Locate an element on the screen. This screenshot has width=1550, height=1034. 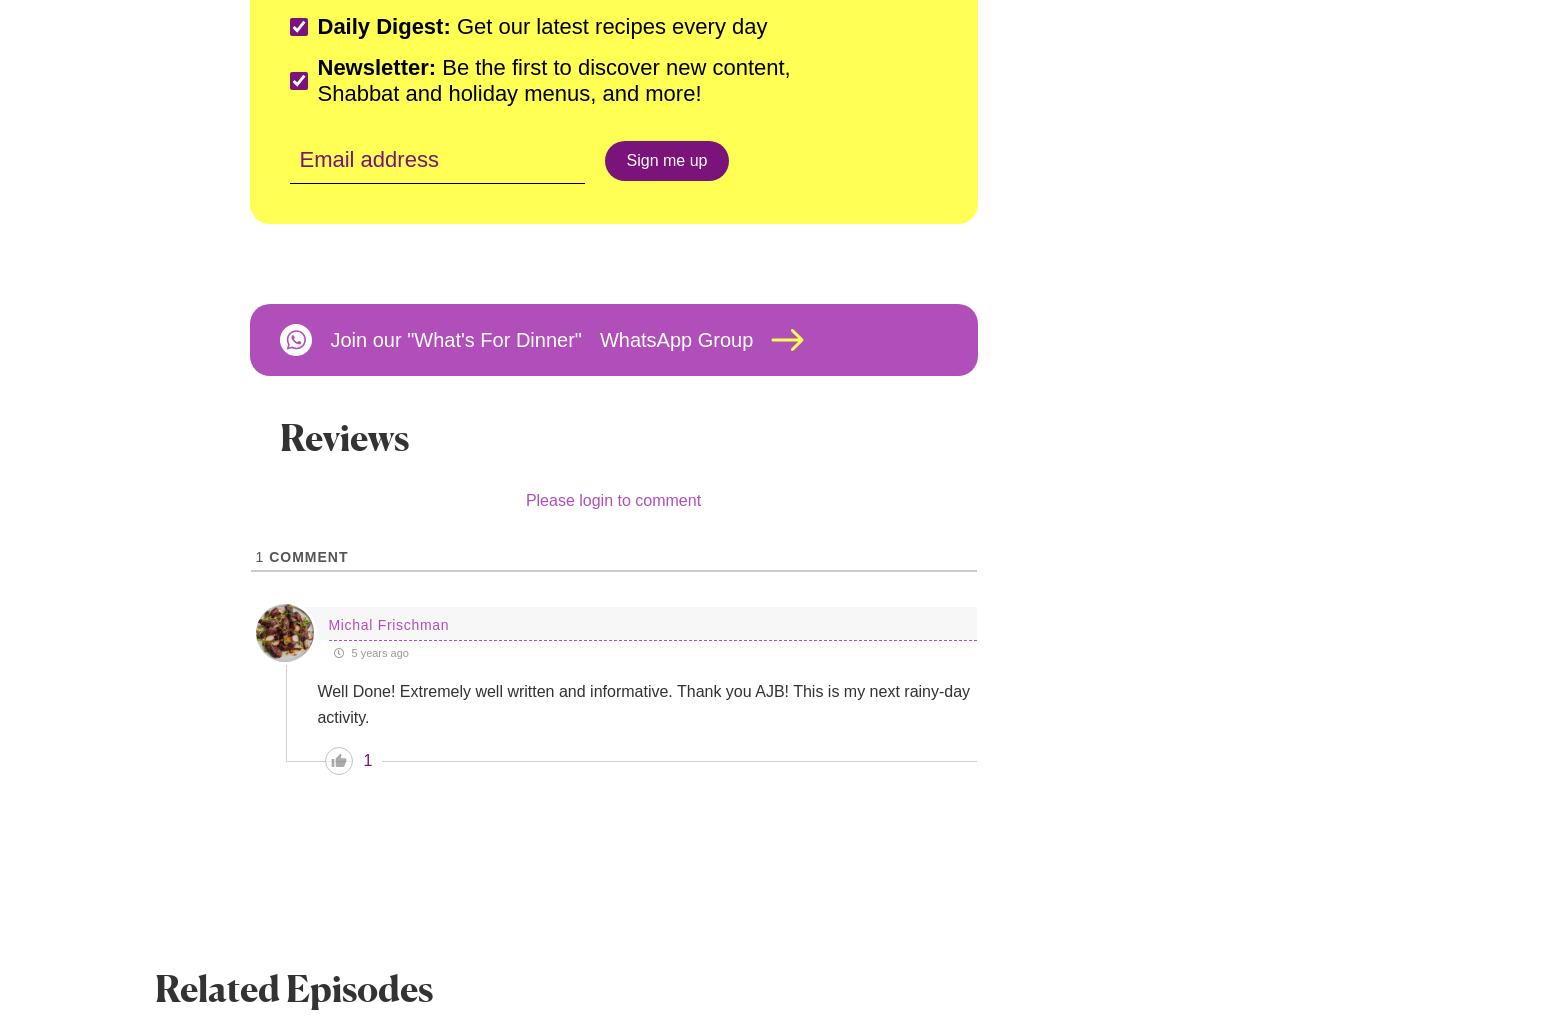
'Get our latest recipes
                        every day' is located at coordinates (449, 26).